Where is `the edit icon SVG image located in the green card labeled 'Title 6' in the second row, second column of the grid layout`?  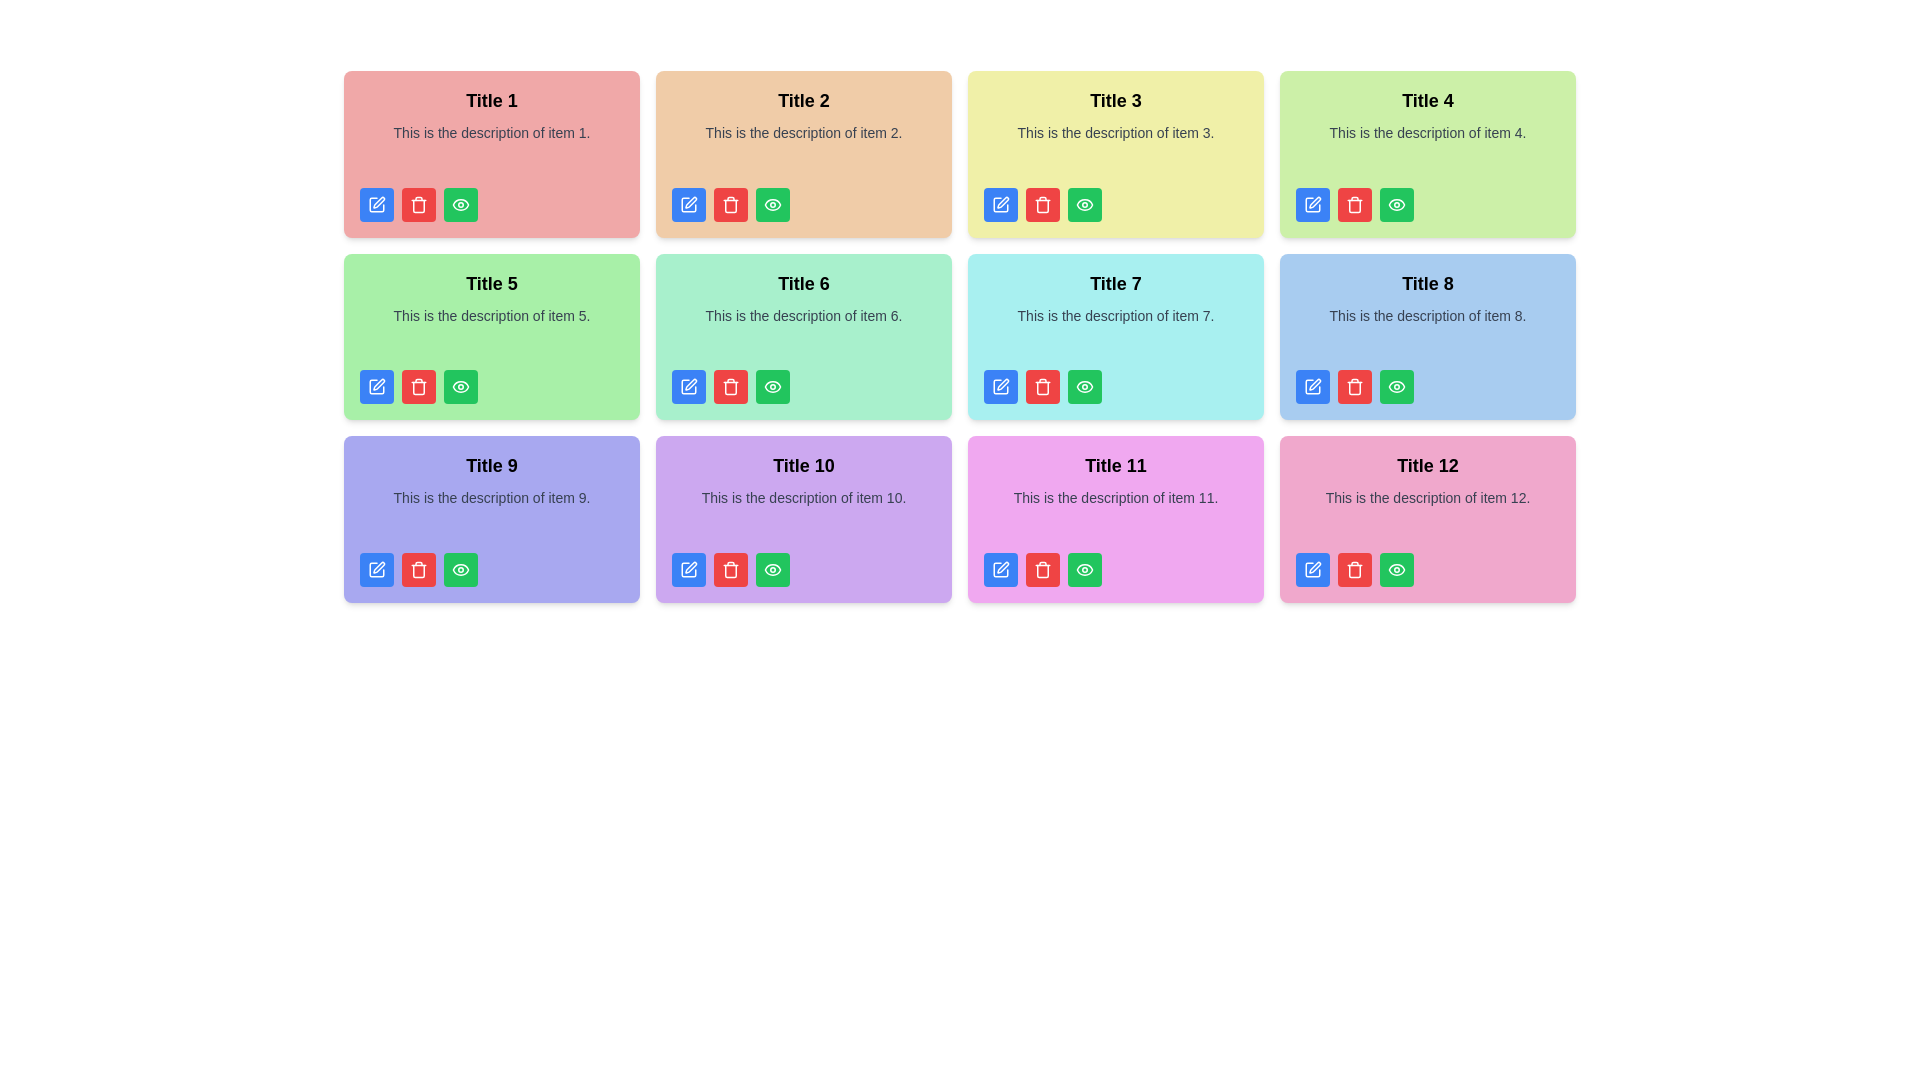 the edit icon SVG image located in the green card labeled 'Title 6' in the second row, second column of the grid layout is located at coordinates (691, 384).